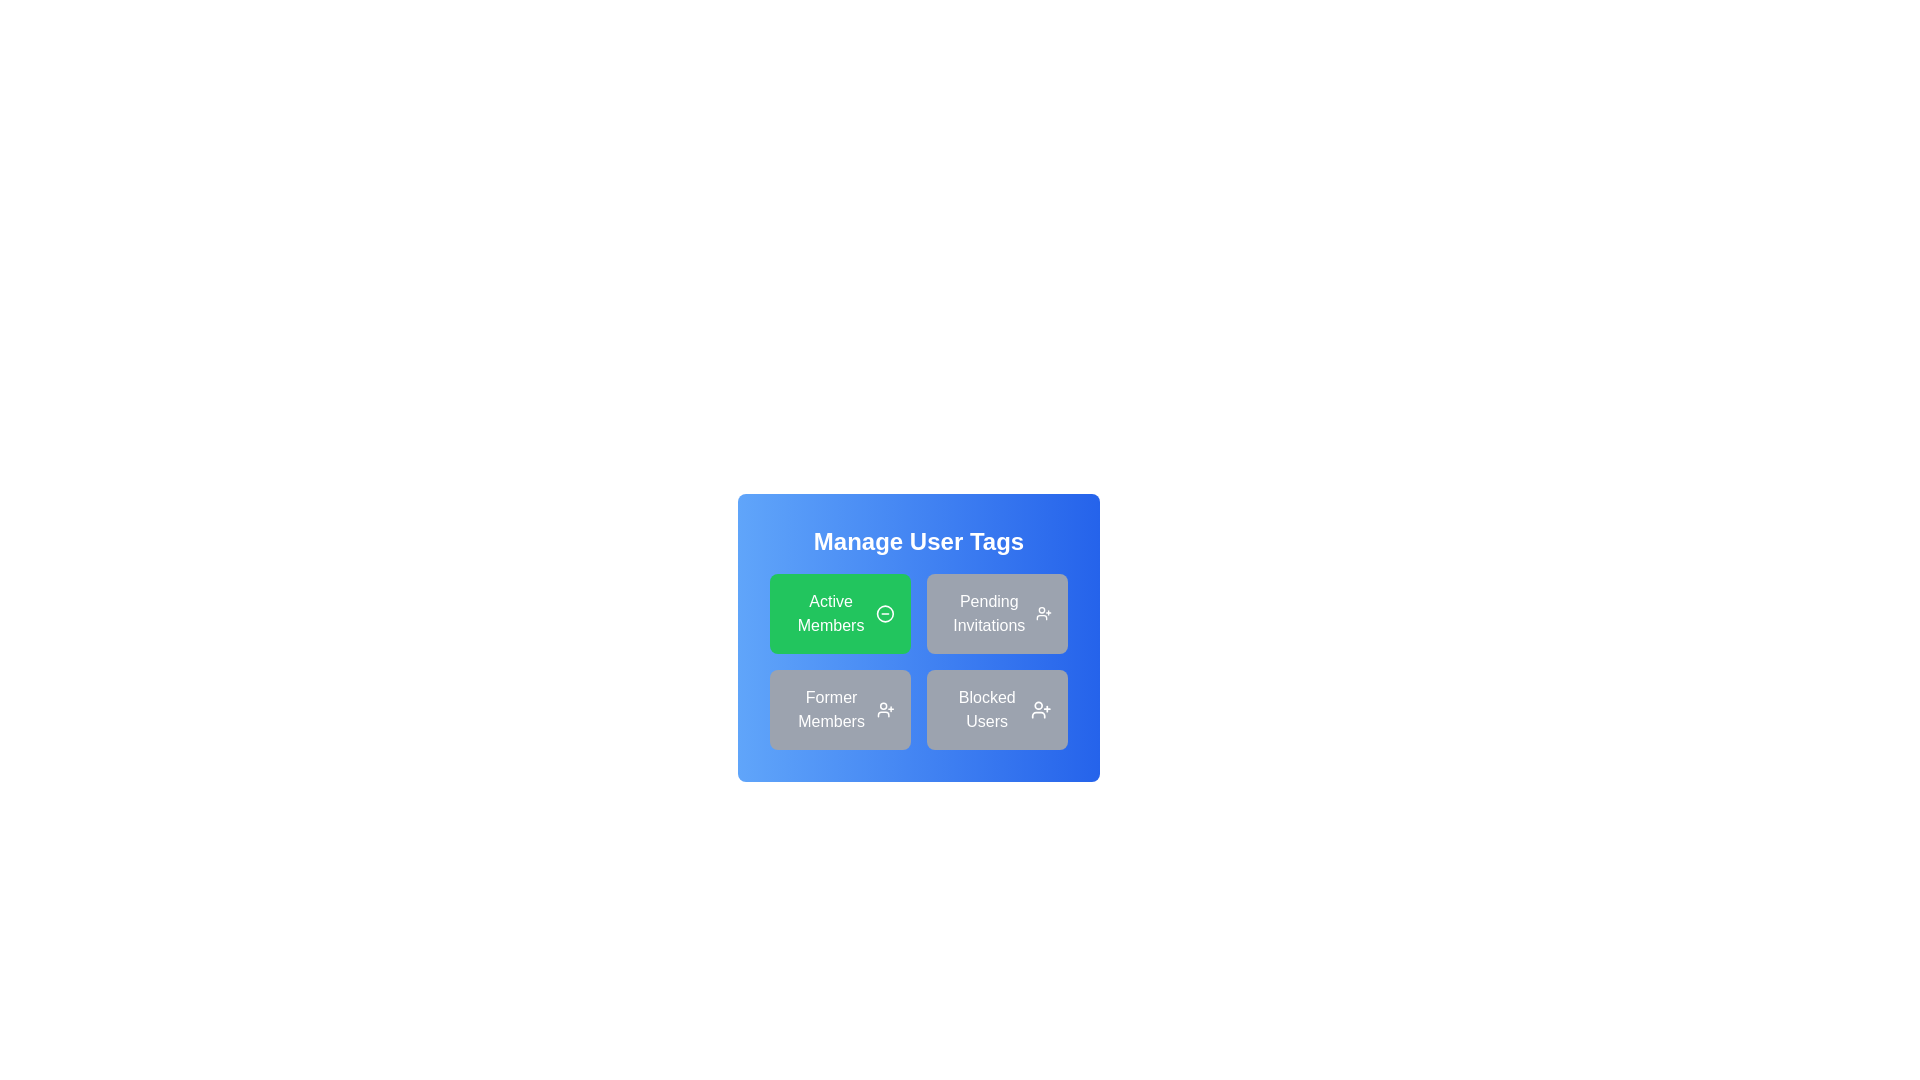 The height and width of the screenshot is (1080, 1920). I want to click on the text label that indicates the section for managing user tags, located at the top of the blue card, so click(917, 542).